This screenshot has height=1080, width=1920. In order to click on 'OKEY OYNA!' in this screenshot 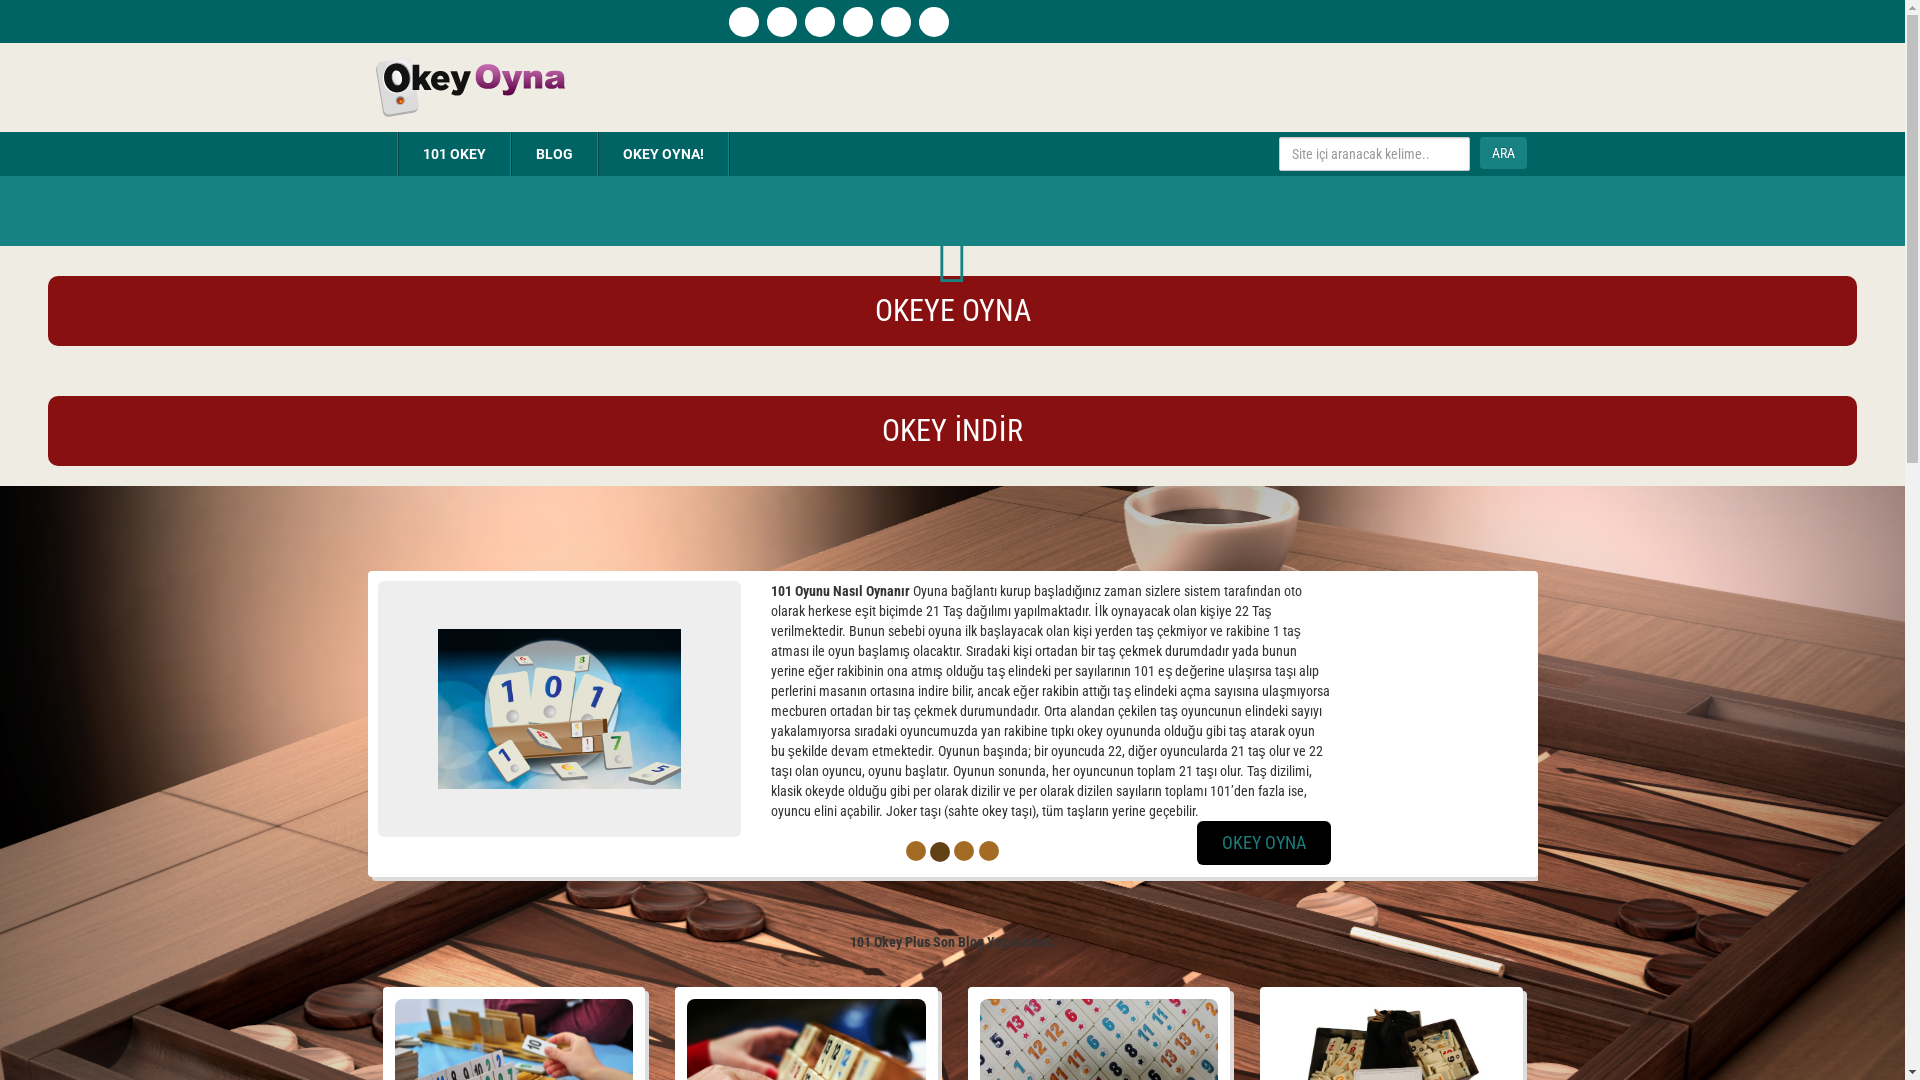, I will do `click(662, 153)`.